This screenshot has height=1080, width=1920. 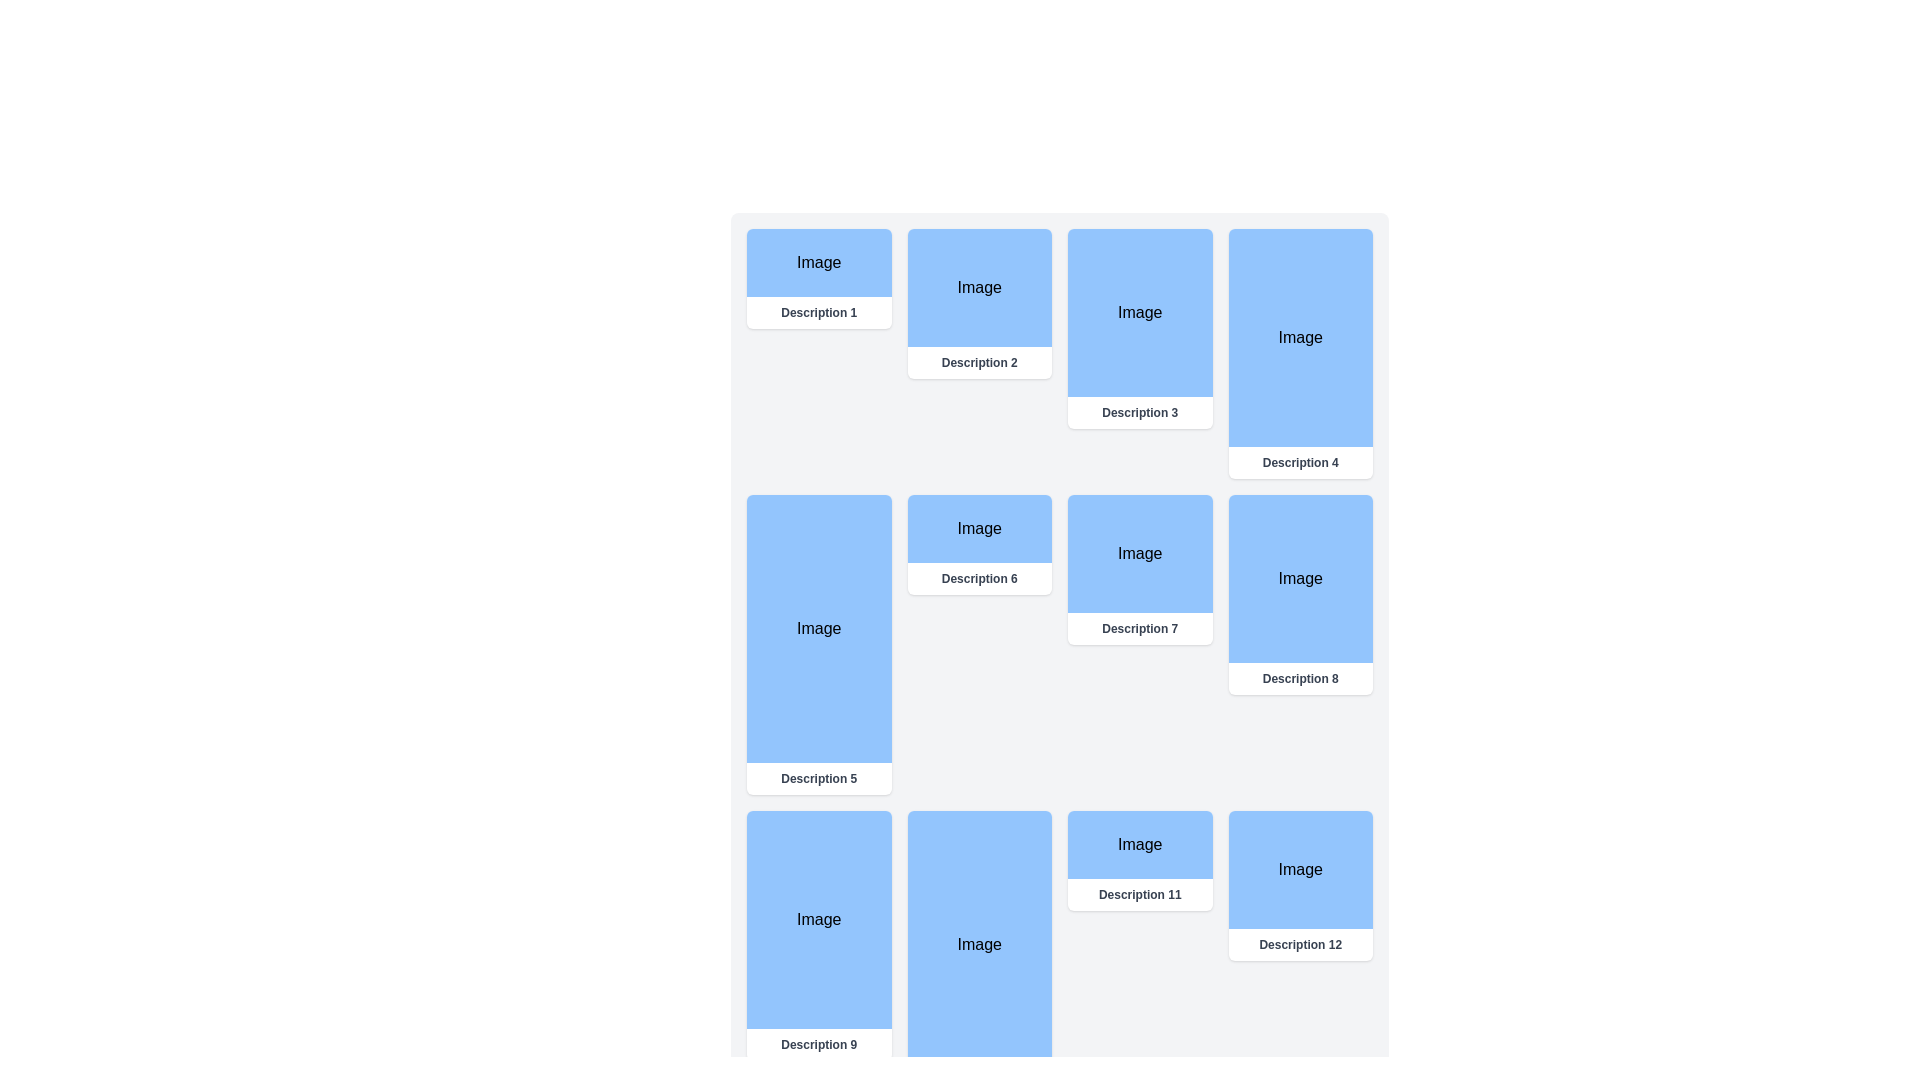 I want to click on the Card element located in the fourth column of the fourth row, which serves as a visual representation for a specific item in the gallery or catalog, so click(x=1300, y=885).